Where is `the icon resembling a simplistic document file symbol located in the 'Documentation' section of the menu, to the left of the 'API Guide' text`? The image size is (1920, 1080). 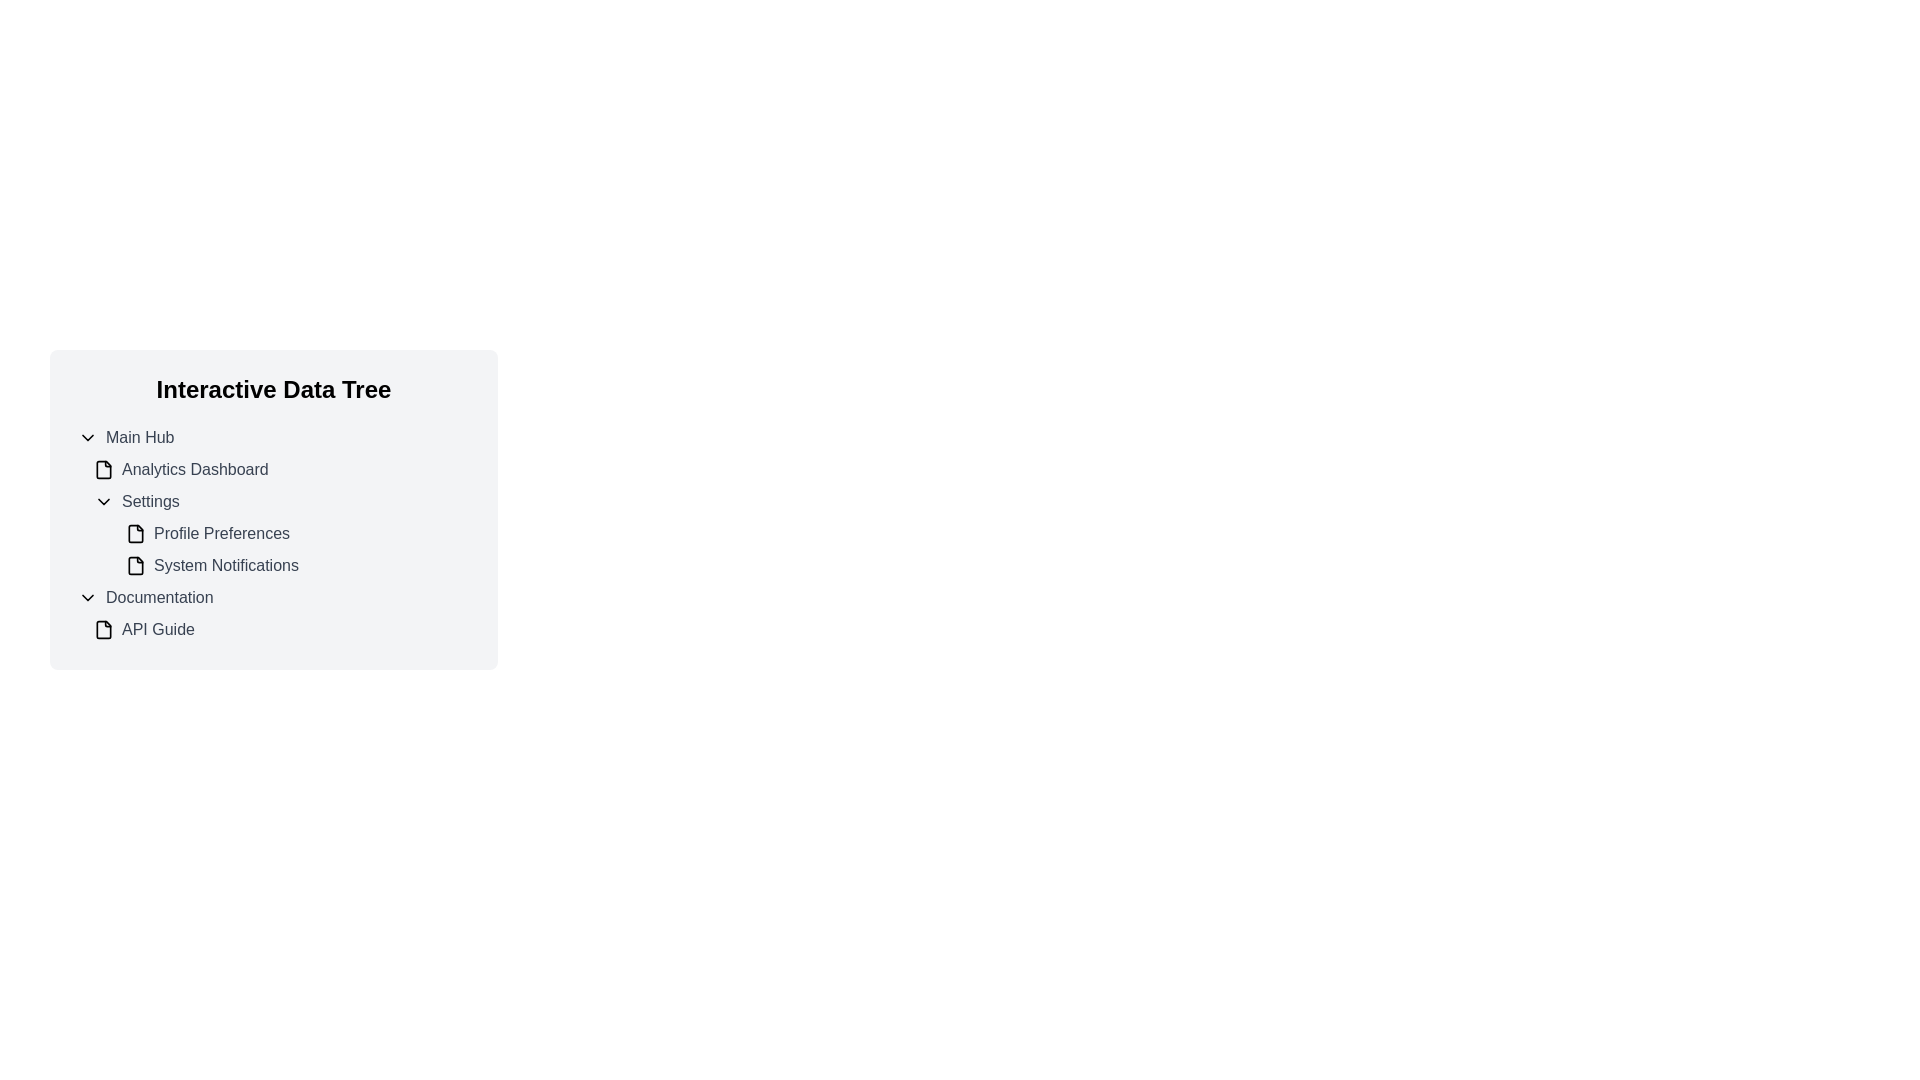
the icon resembling a simplistic document file symbol located in the 'Documentation' section of the menu, to the left of the 'API Guide' text is located at coordinates (103, 628).